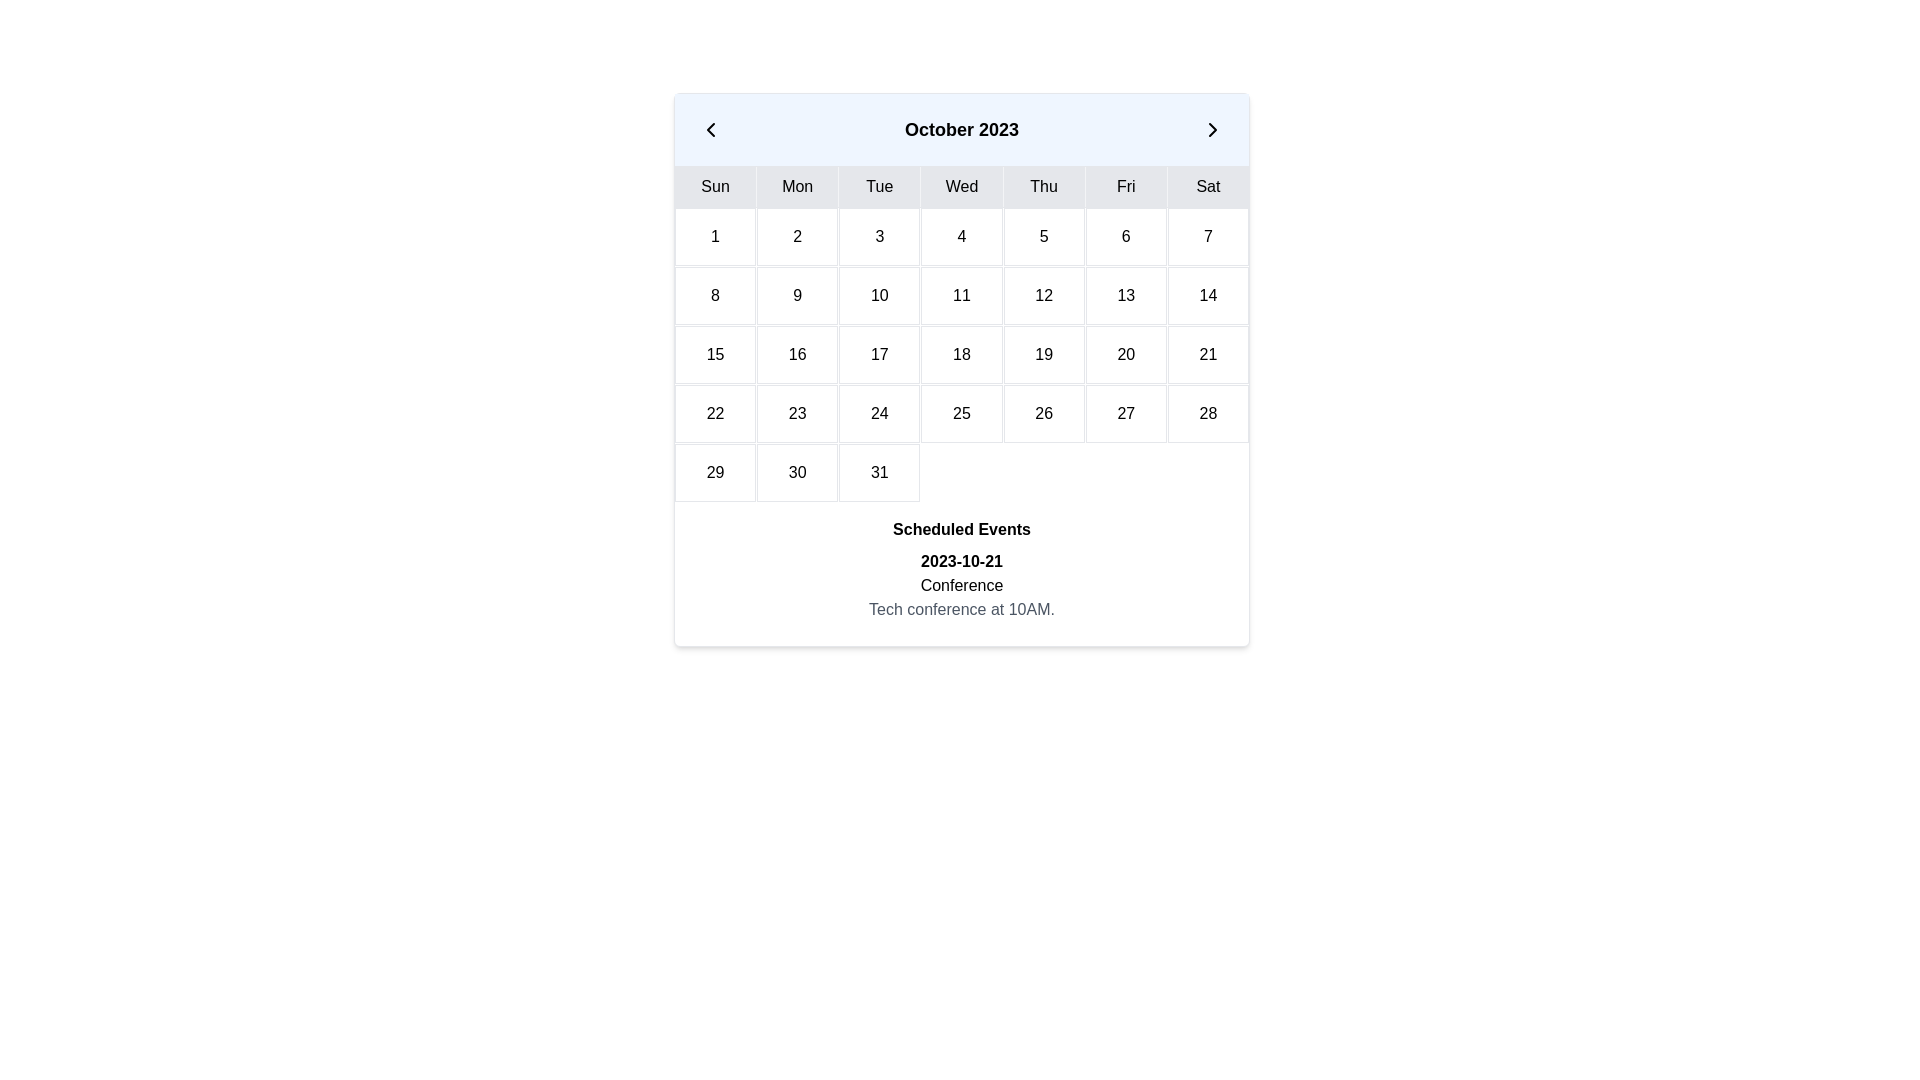  What do you see at coordinates (1126, 412) in the screenshot?
I see `the Text Display (Date Selector) that represents the 27th day of the month in the calendar, located in the sixth column and fourth row of the grid layout under 'Fri'` at bounding box center [1126, 412].